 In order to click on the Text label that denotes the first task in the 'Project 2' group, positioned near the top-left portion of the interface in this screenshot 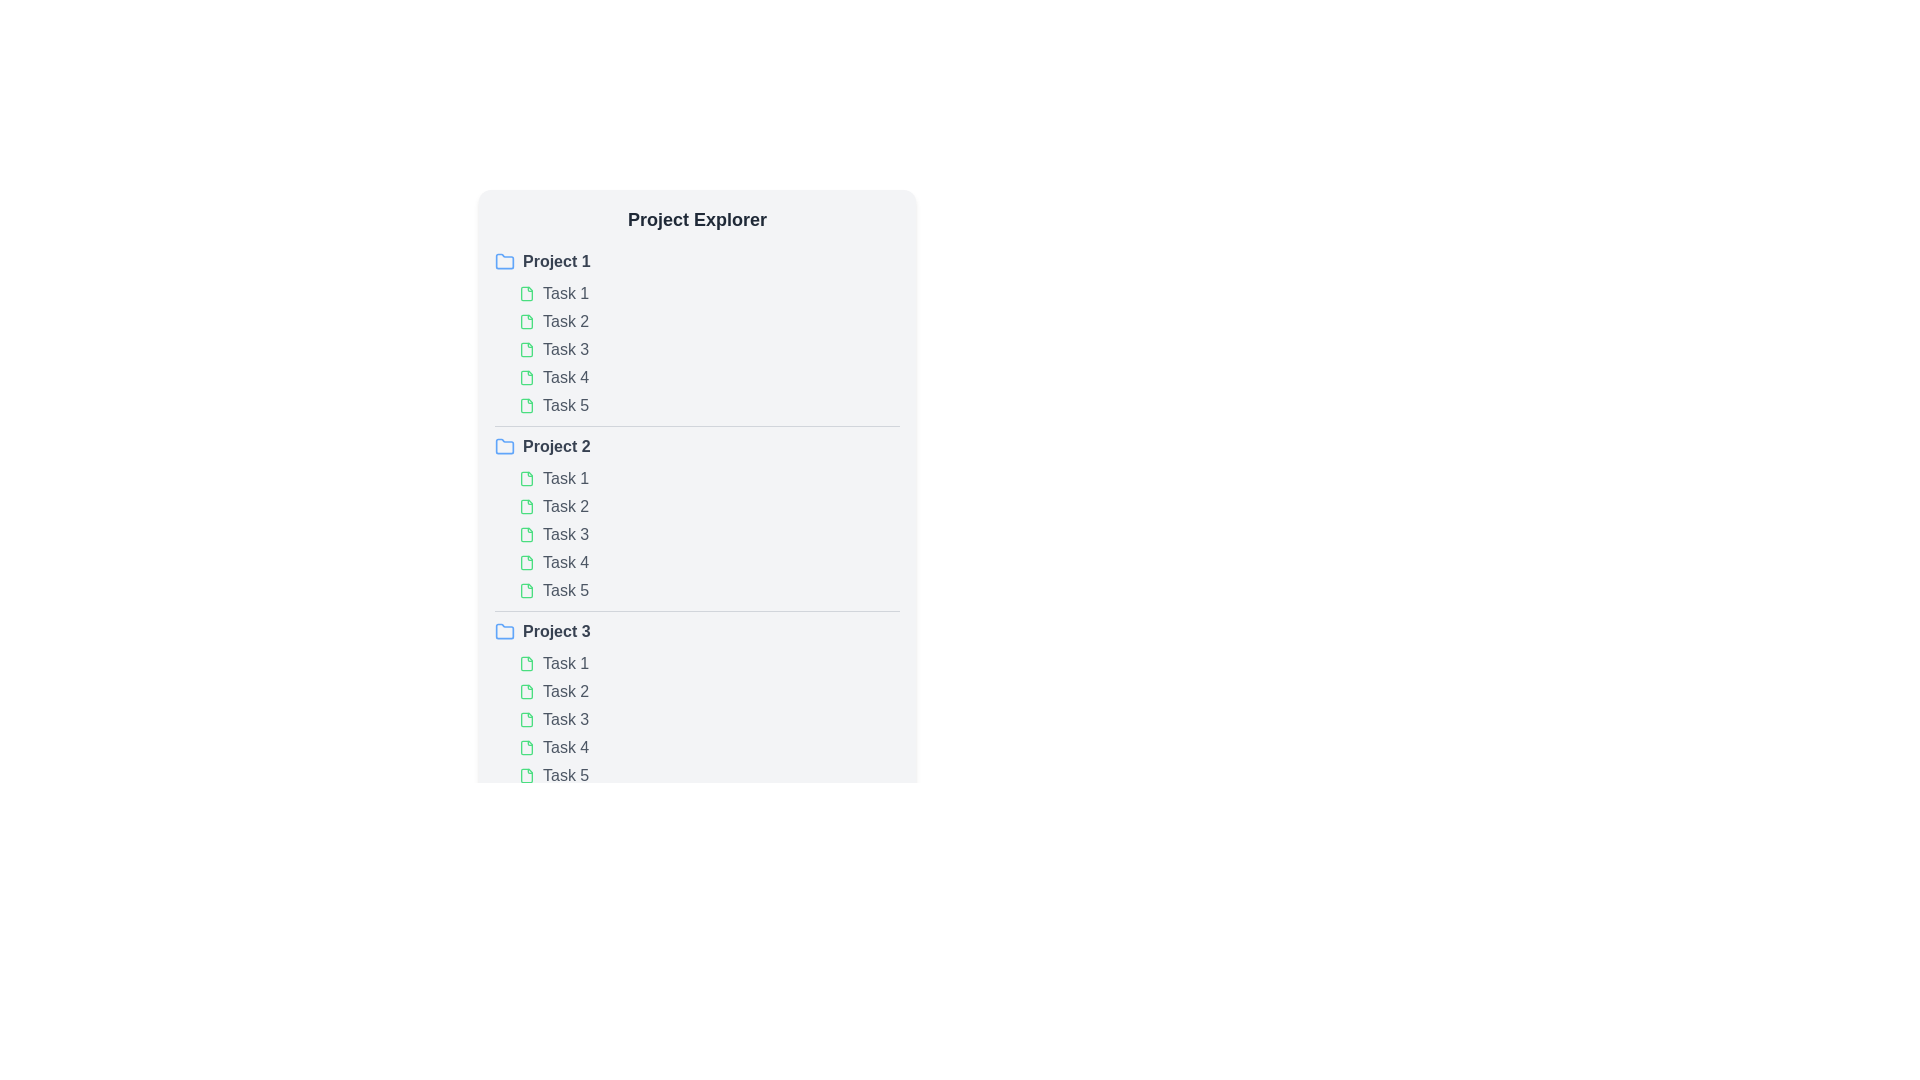, I will do `click(565, 478)`.